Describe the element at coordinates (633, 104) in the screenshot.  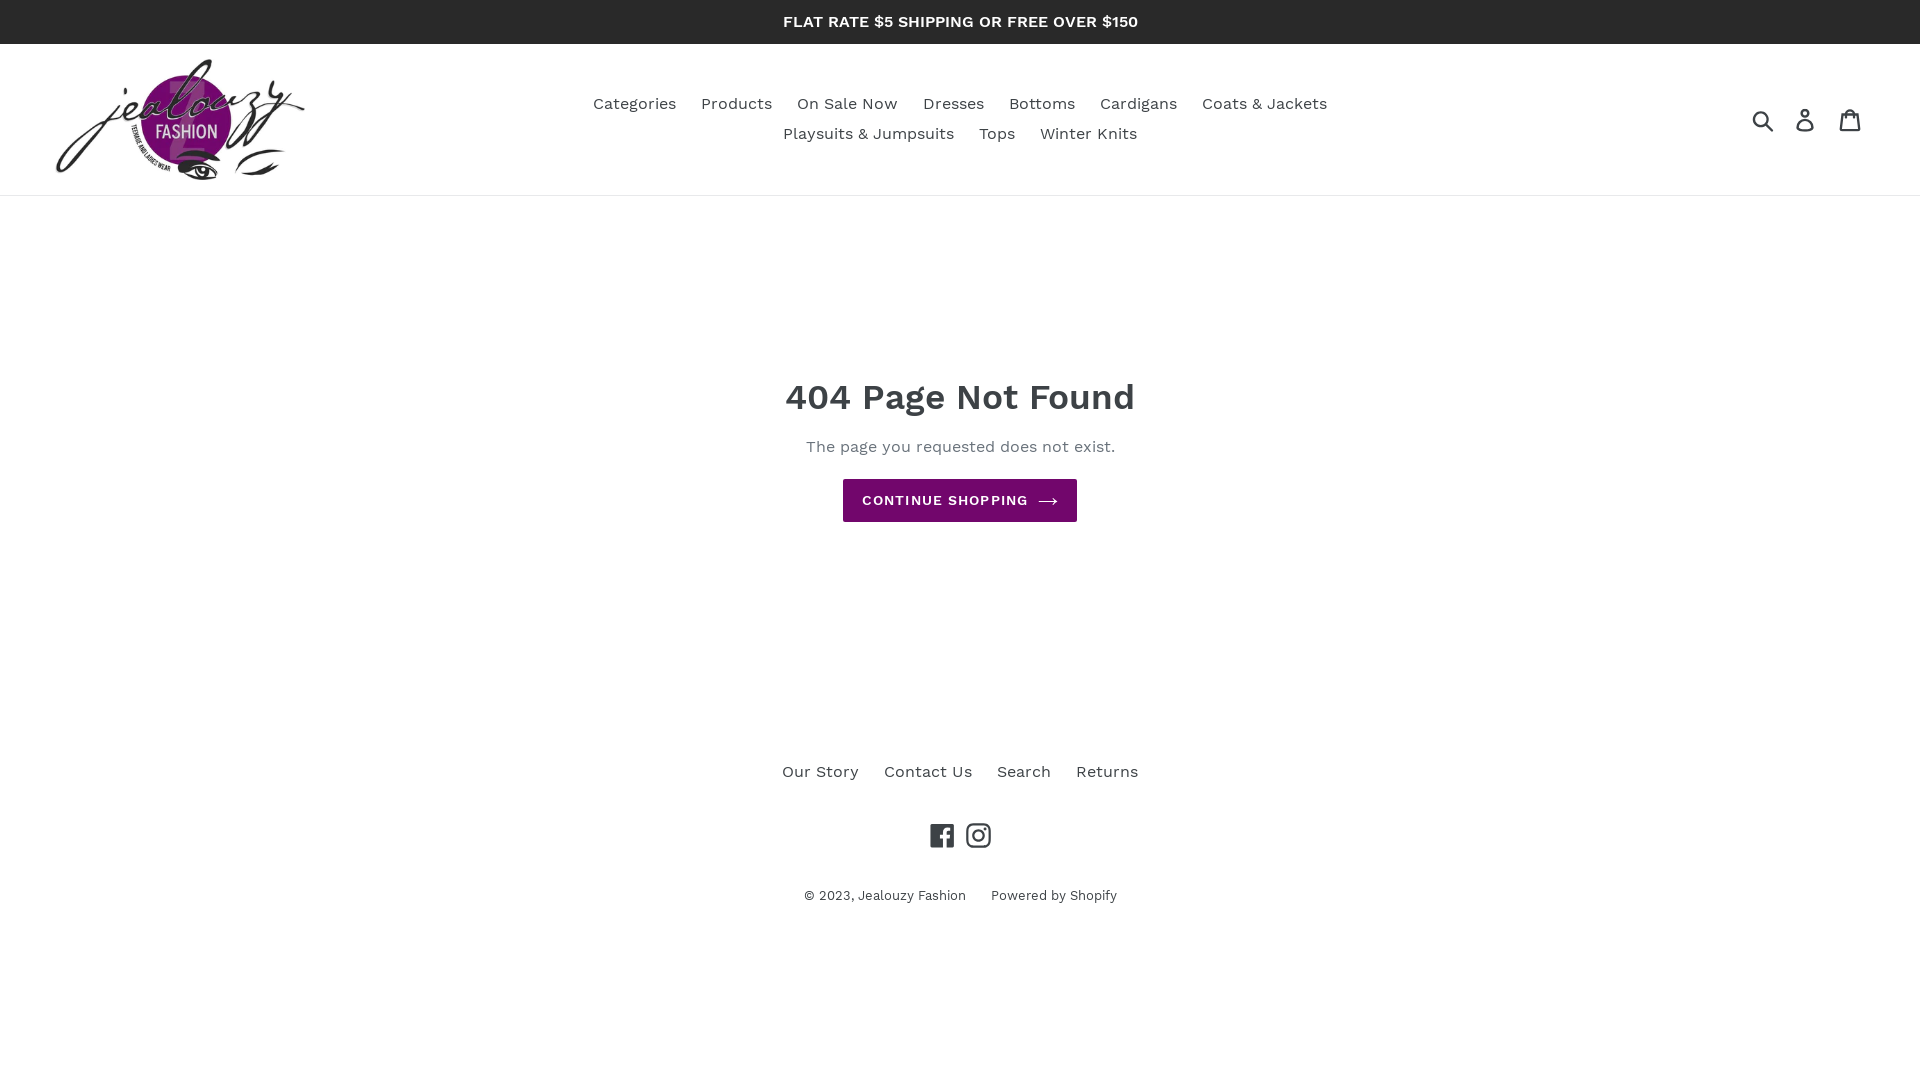
I see `'Categories'` at that location.